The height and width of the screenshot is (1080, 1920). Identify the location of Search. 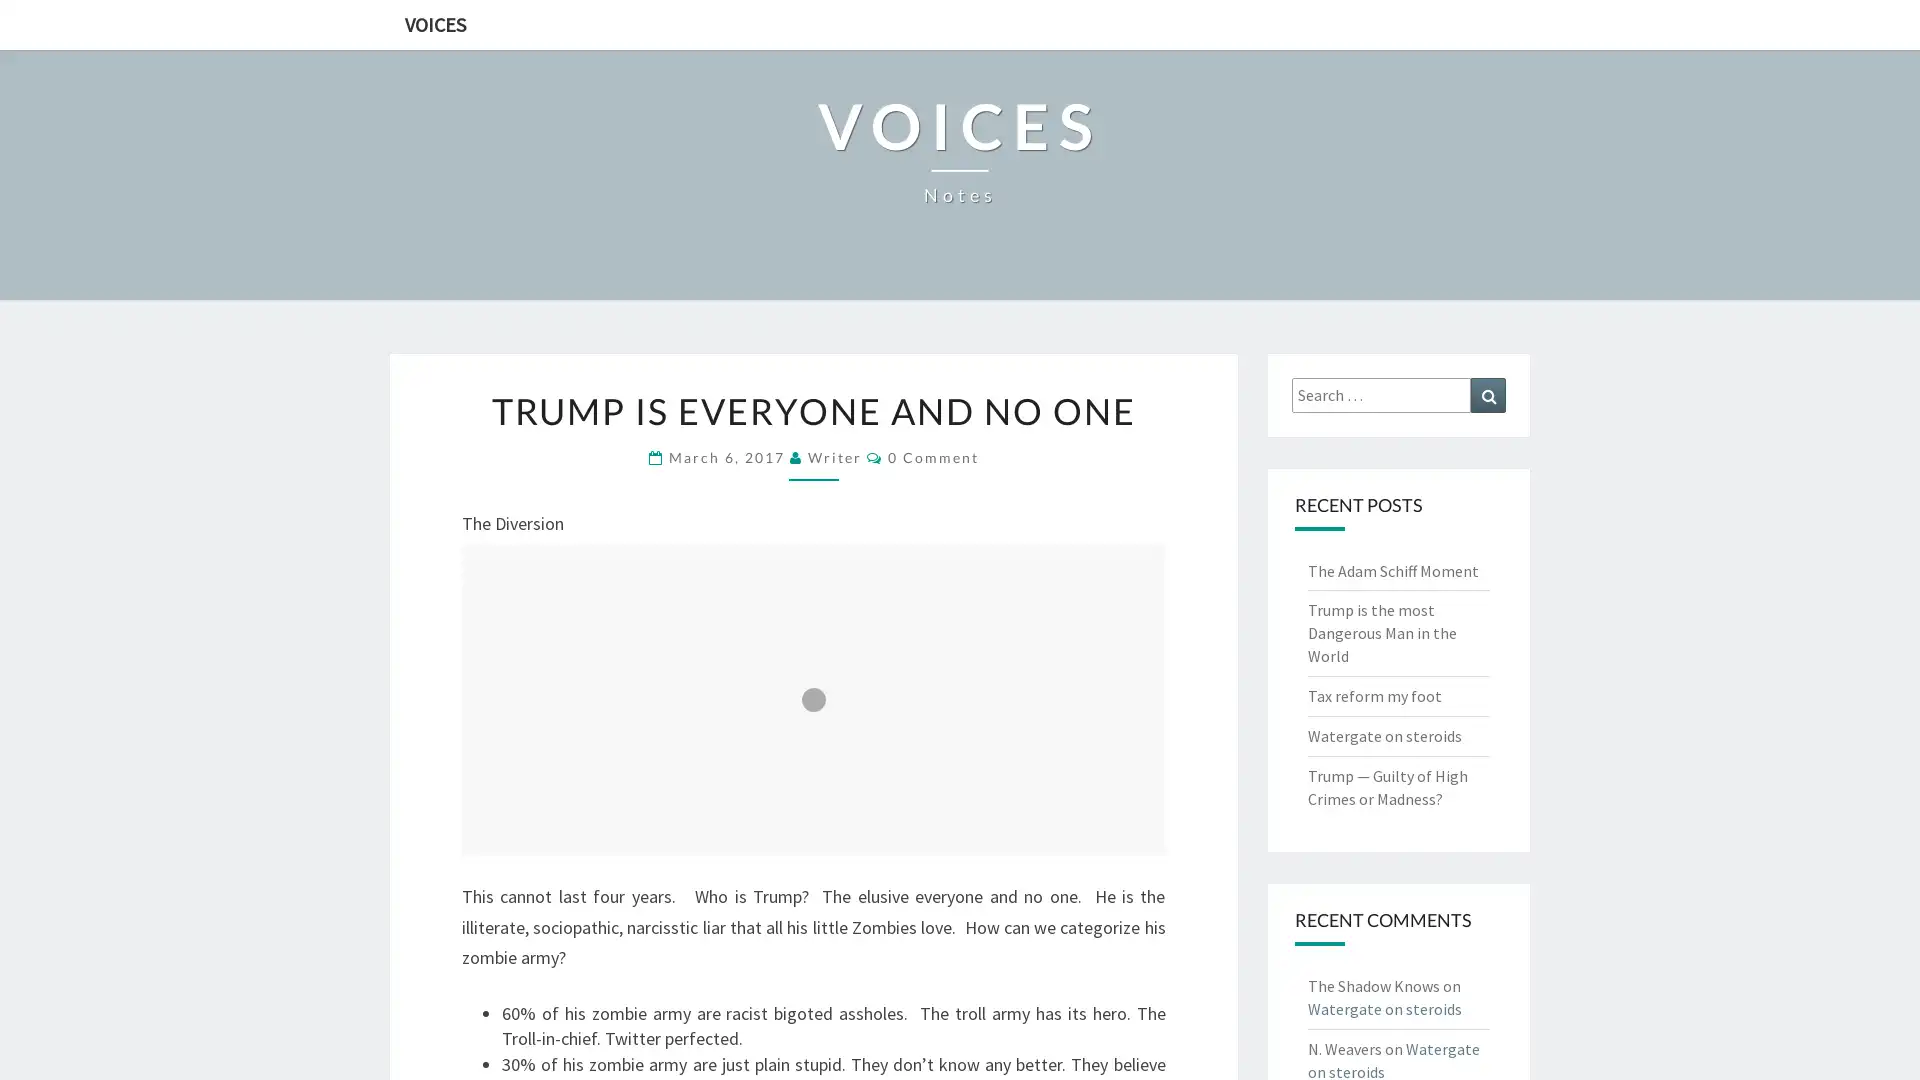
(1488, 394).